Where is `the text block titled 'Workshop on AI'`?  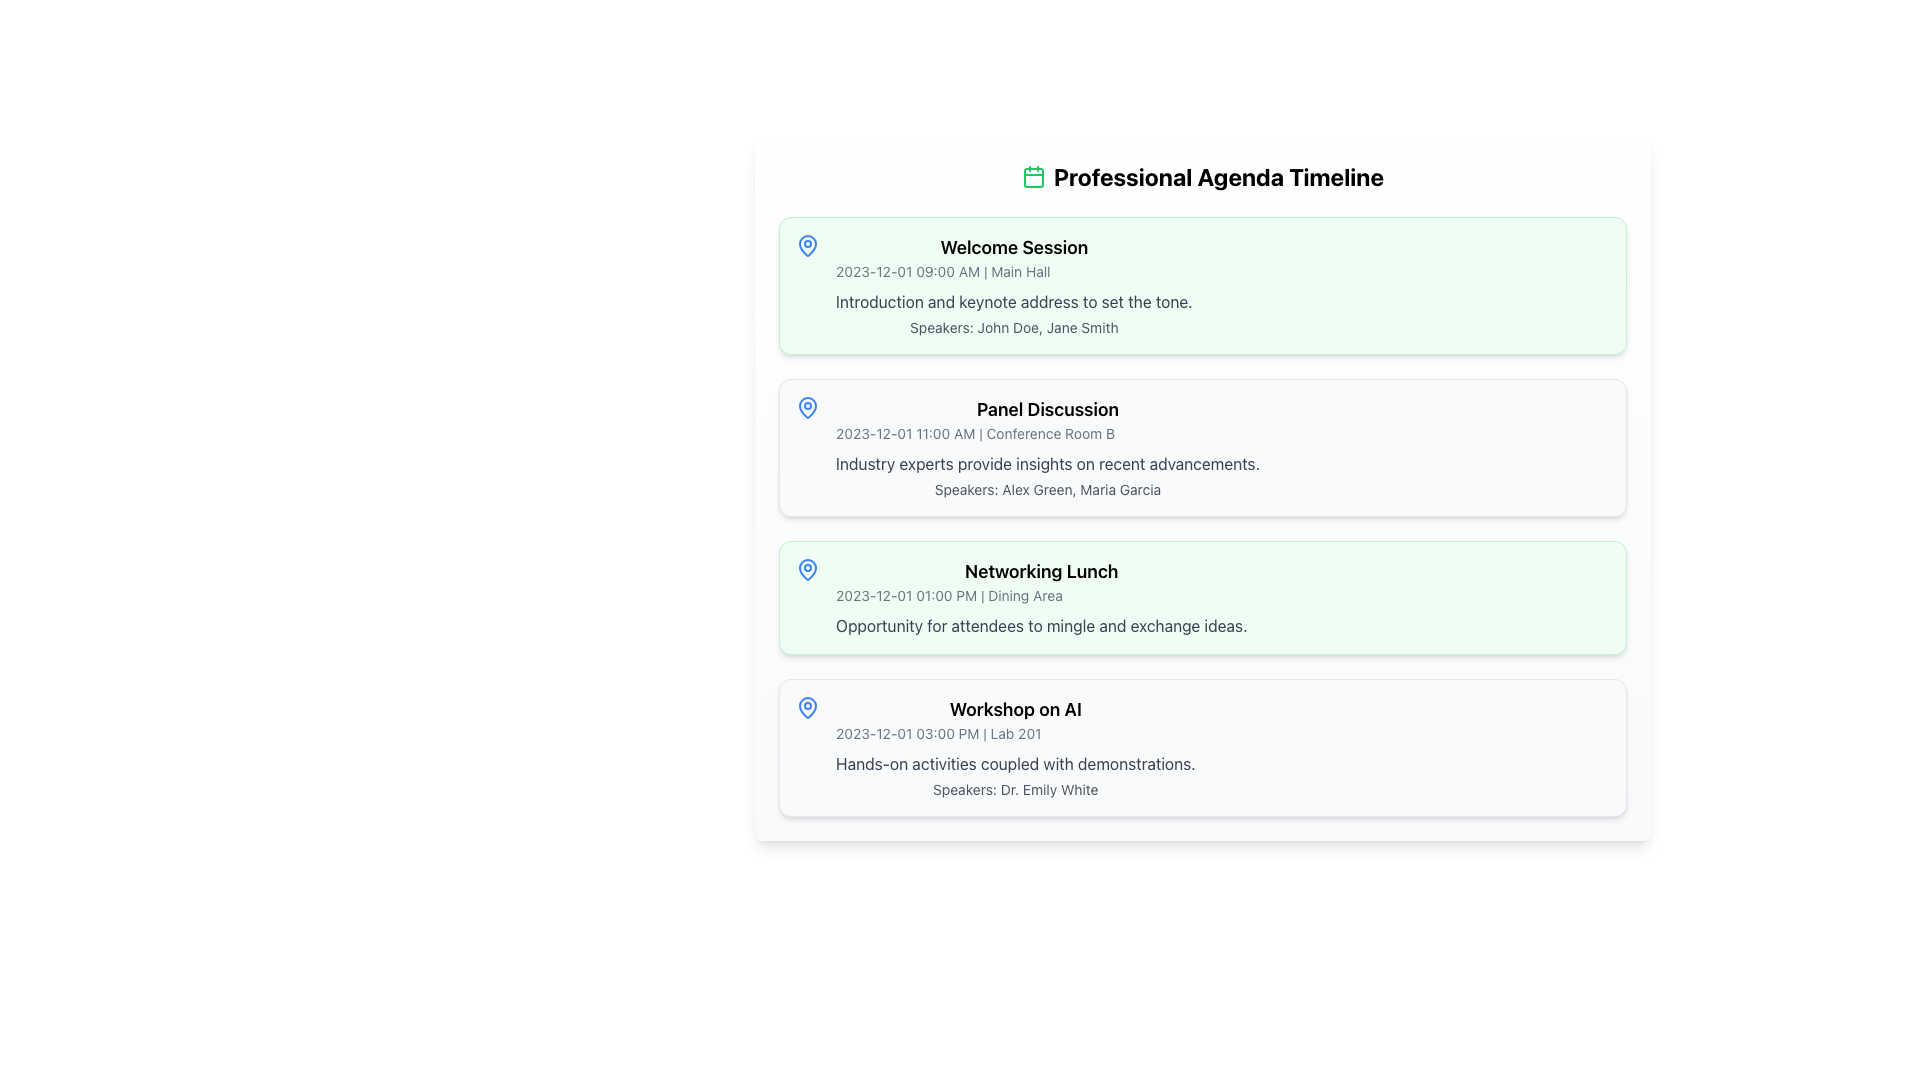 the text block titled 'Workshop on AI' is located at coordinates (1015, 748).